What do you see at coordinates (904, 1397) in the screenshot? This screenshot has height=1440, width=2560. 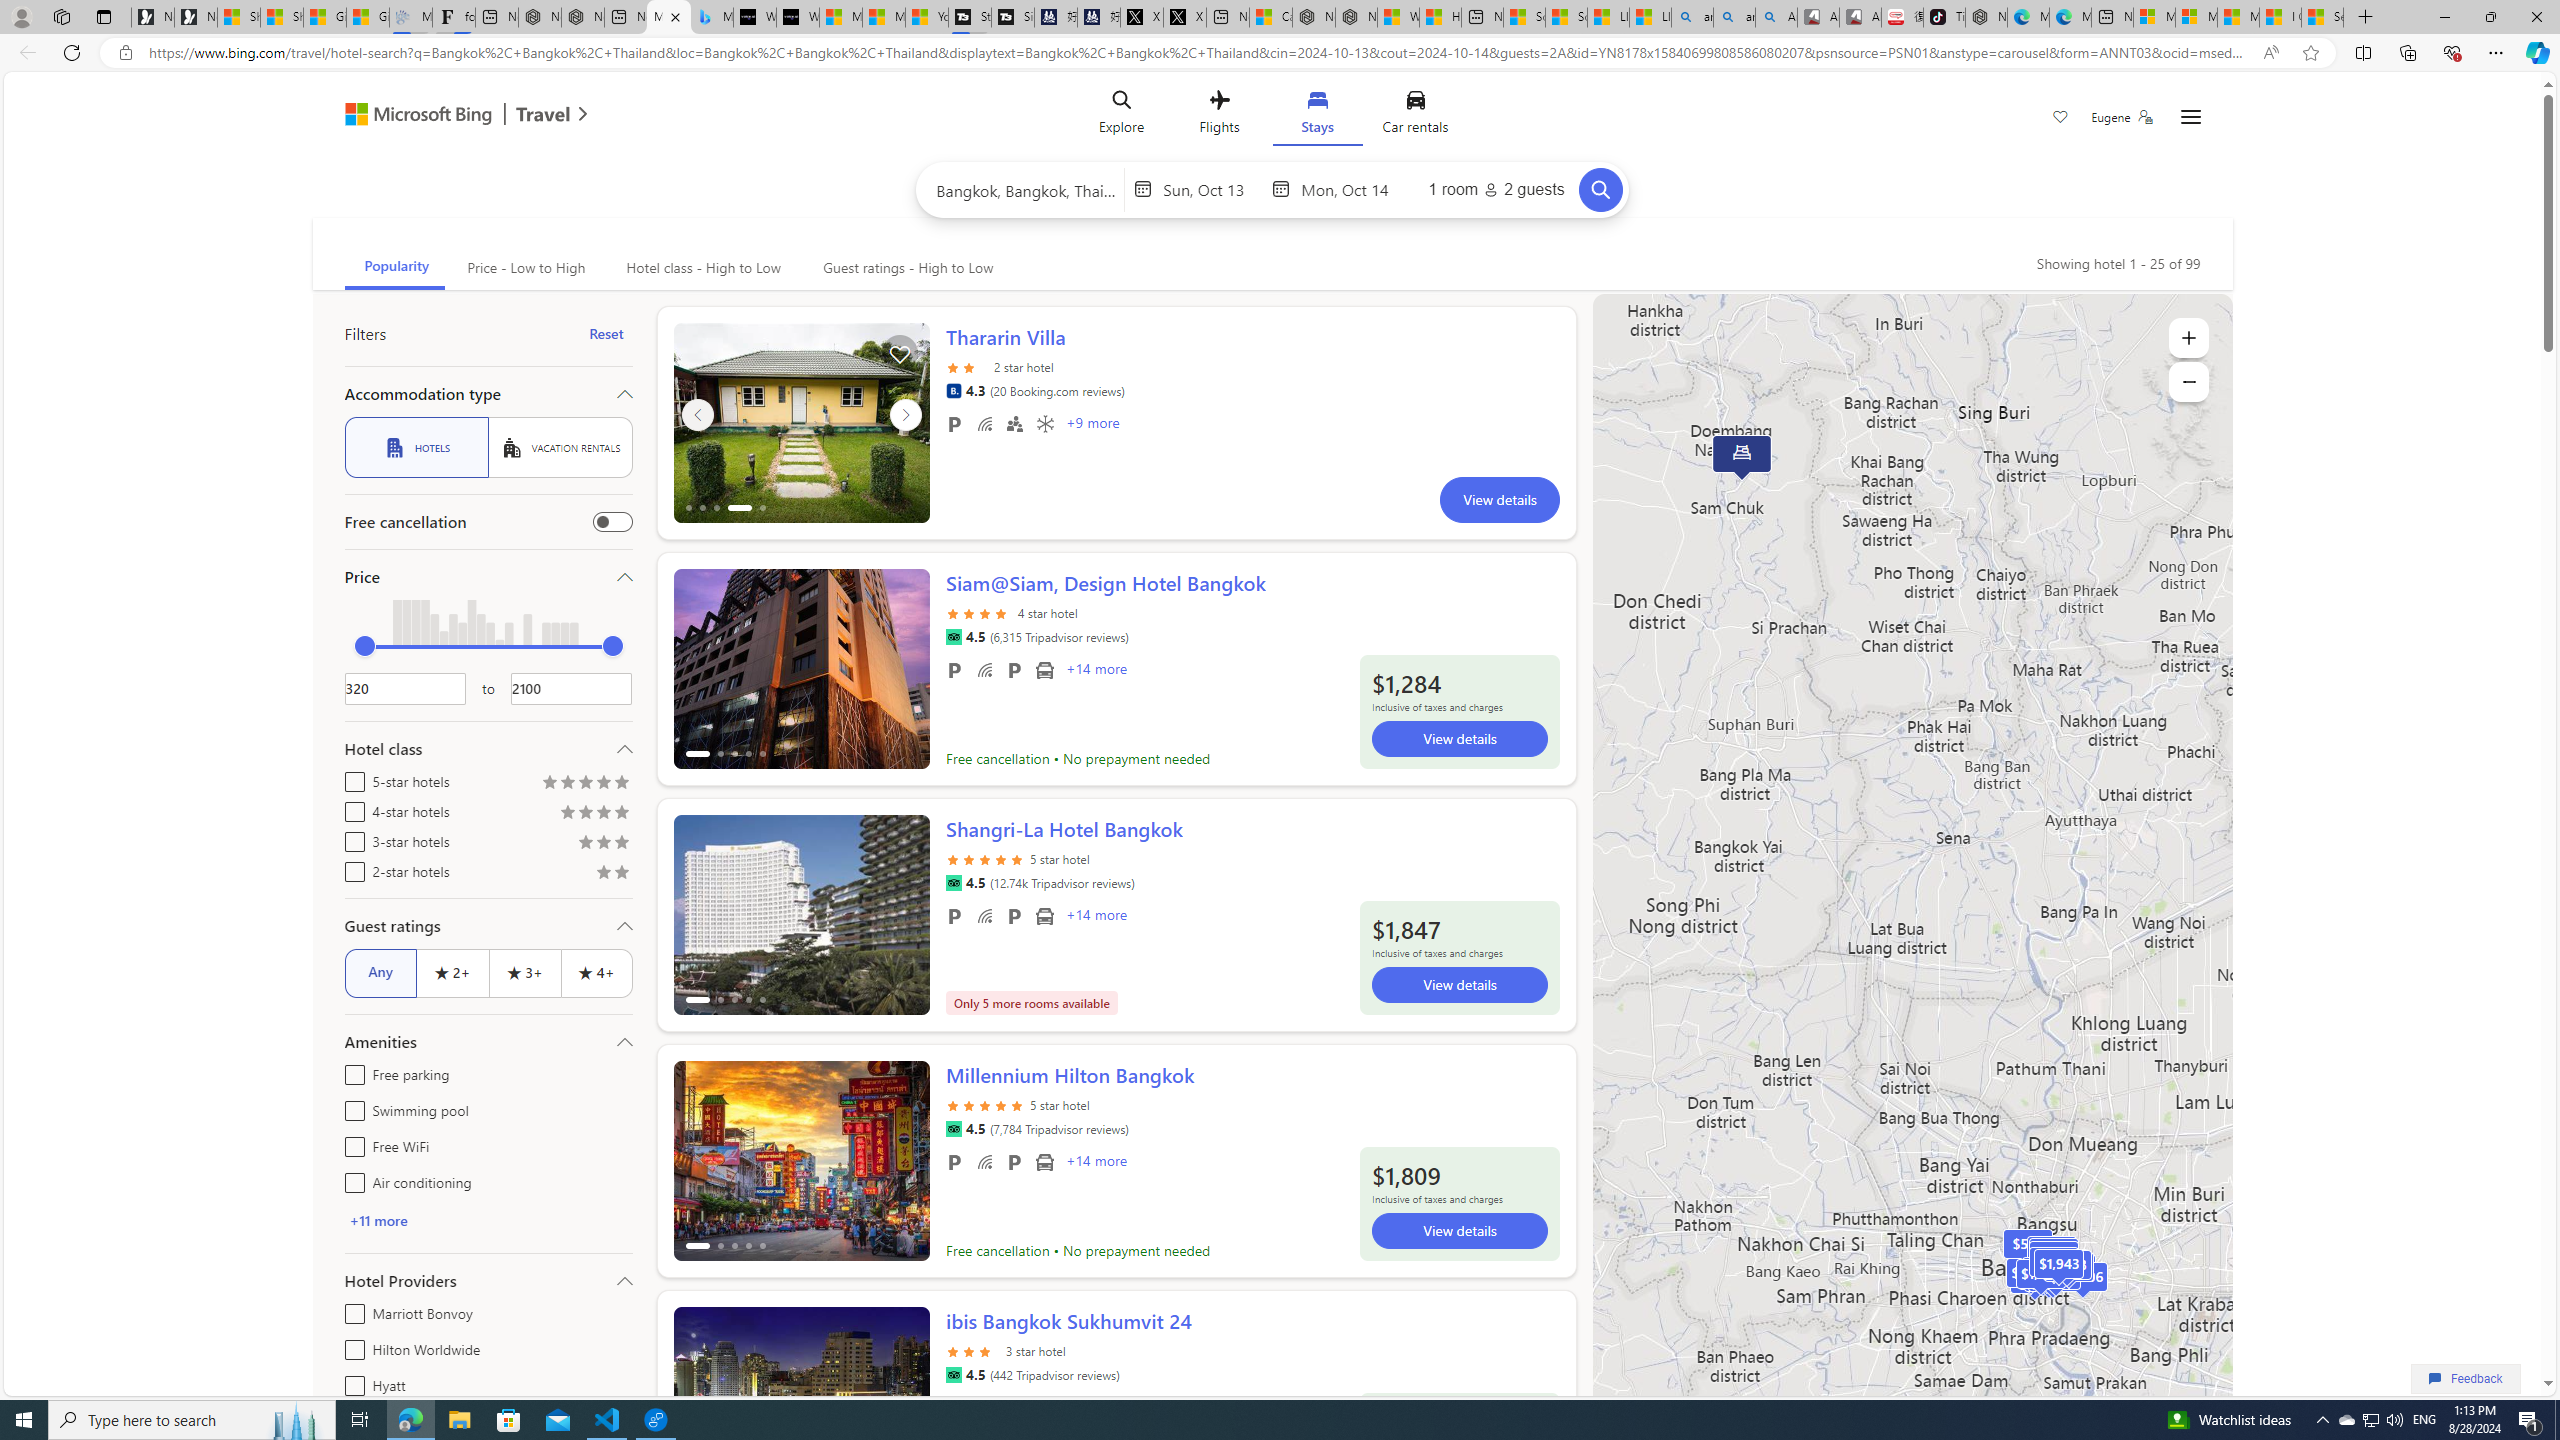 I see `'ScrollRight'` at bounding box center [904, 1397].